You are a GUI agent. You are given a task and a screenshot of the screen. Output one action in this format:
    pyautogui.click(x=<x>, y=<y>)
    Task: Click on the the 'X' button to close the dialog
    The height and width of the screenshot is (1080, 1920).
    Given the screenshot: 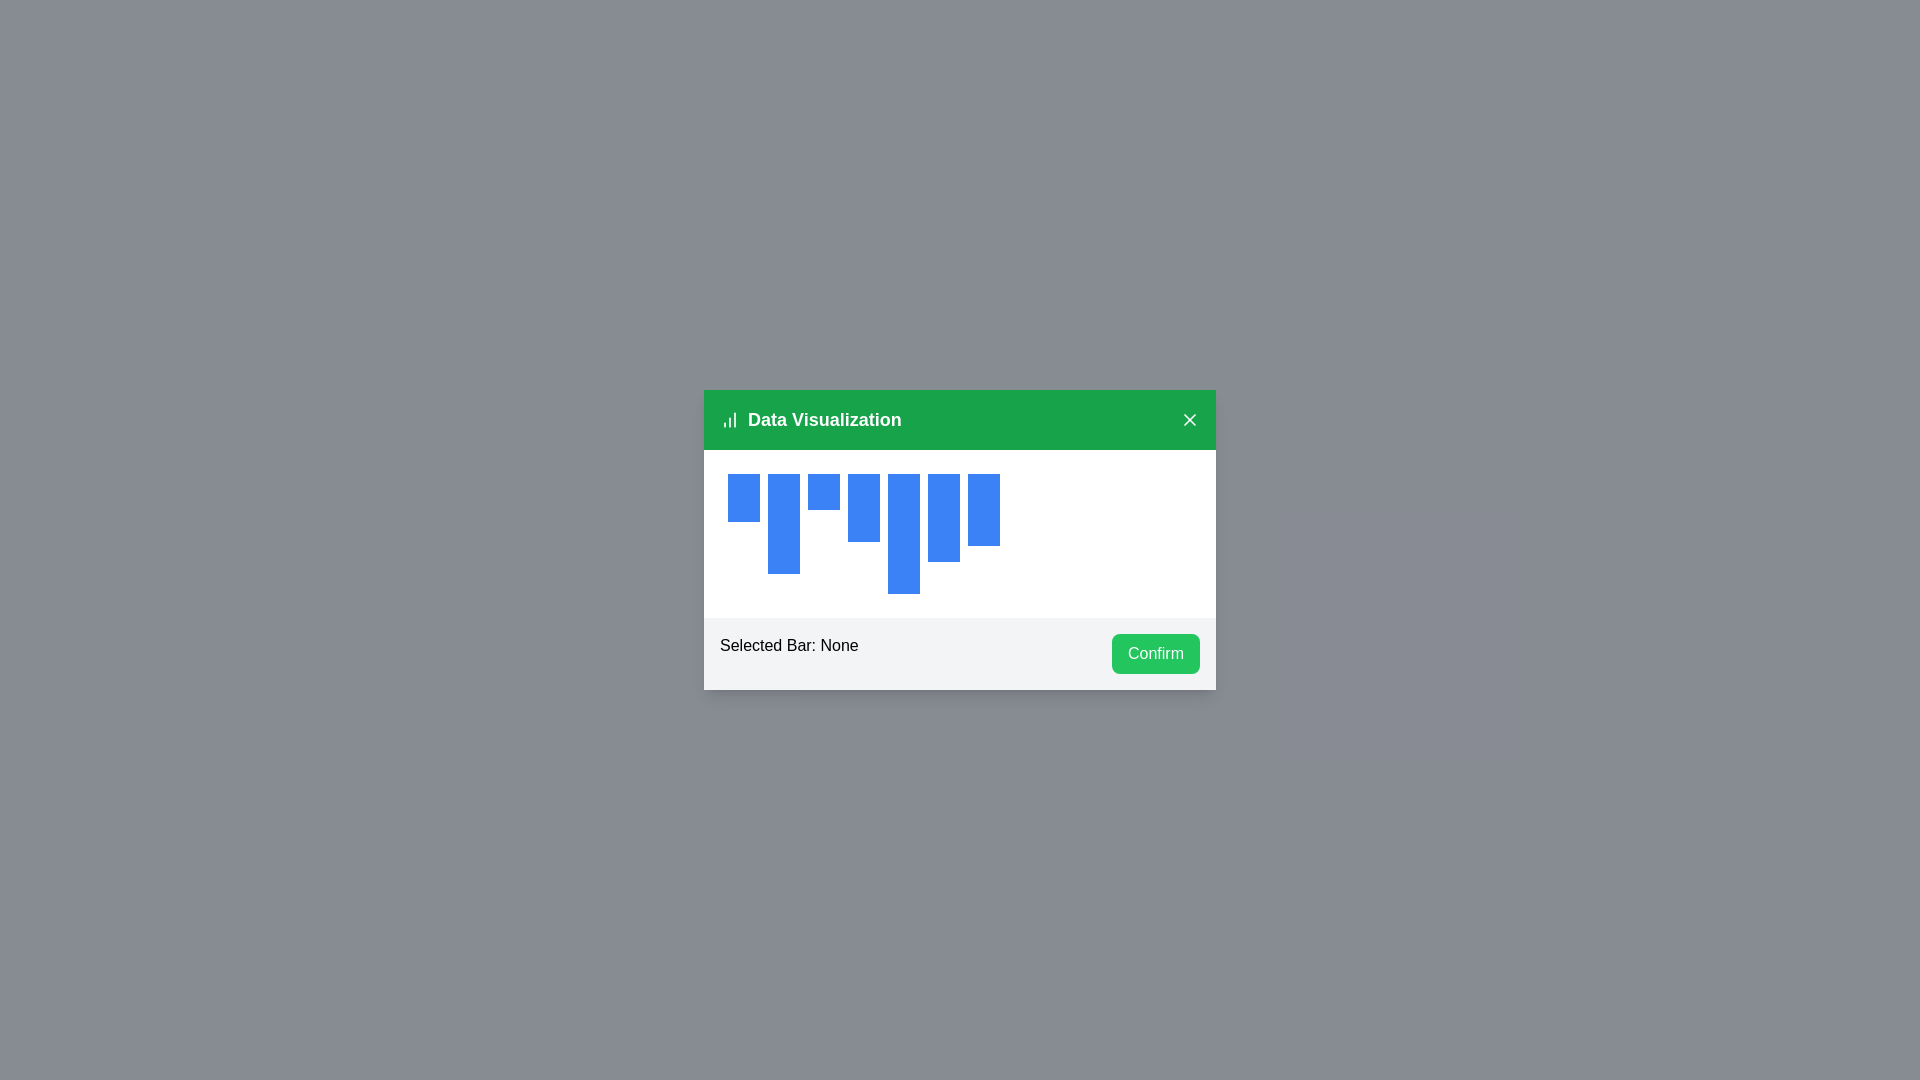 What is the action you would take?
    pyautogui.click(x=1190, y=419)
    